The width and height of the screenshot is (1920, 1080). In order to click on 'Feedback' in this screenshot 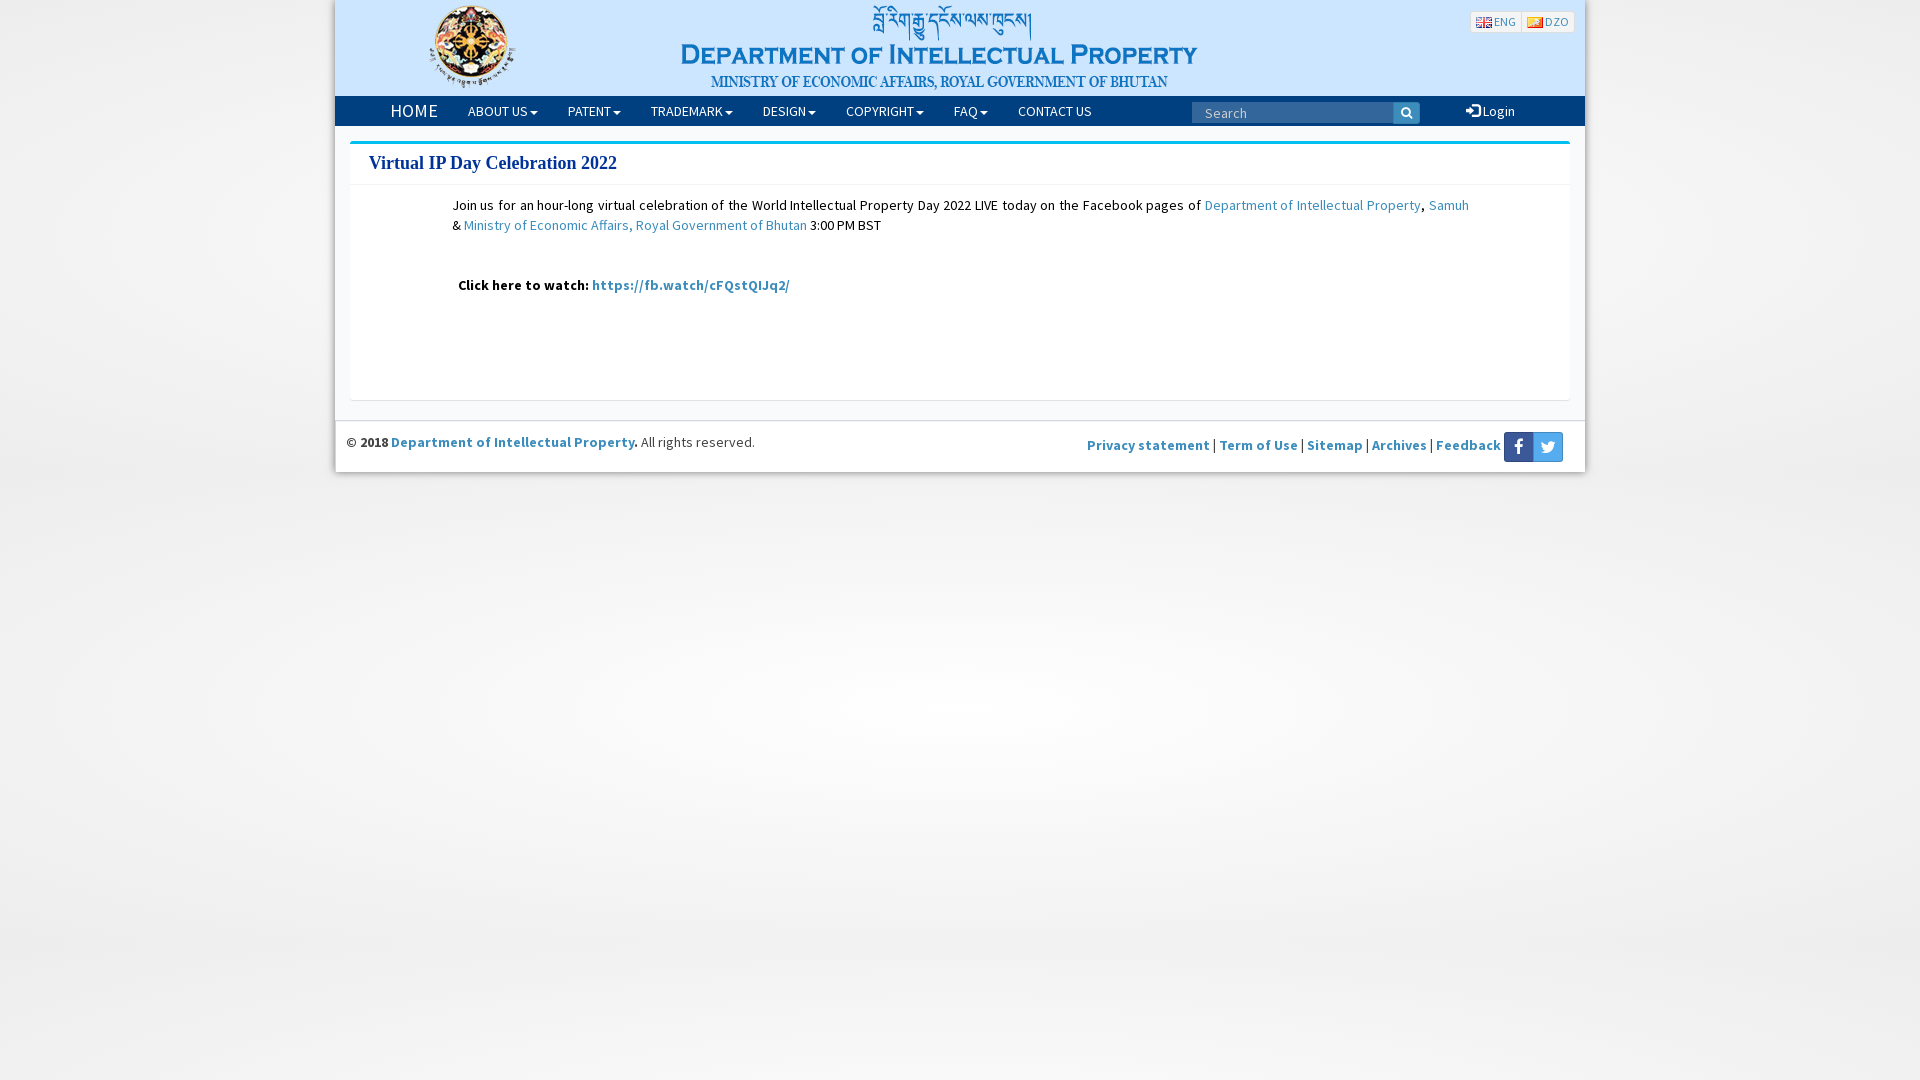, I will do `click(1468, 443)`.